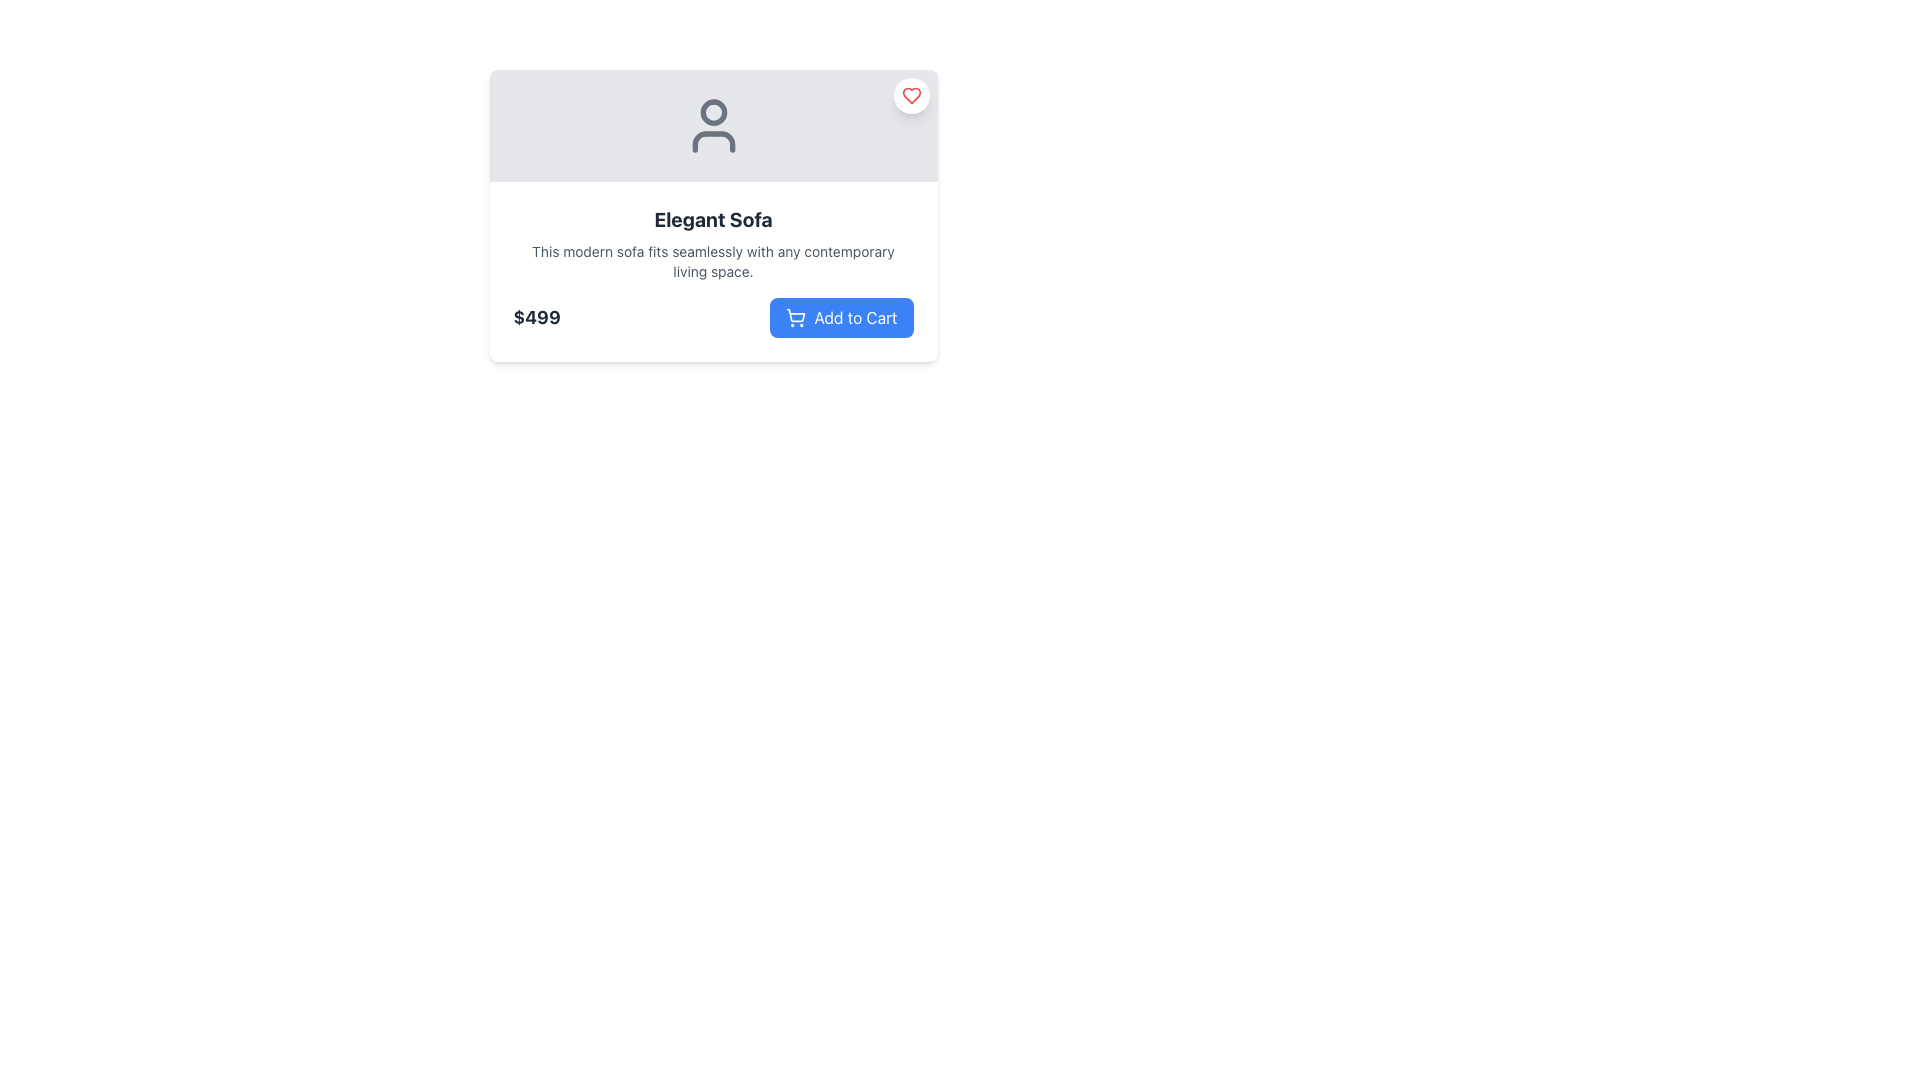 Image resolution: width=1920 pixels, height=1080 pixels. What do you see at coordinates (910, 96) in the screenshot?
I see `the heart icon in the top-right circular area of the card interface to favorite the item` at bounding box center [910, 96].